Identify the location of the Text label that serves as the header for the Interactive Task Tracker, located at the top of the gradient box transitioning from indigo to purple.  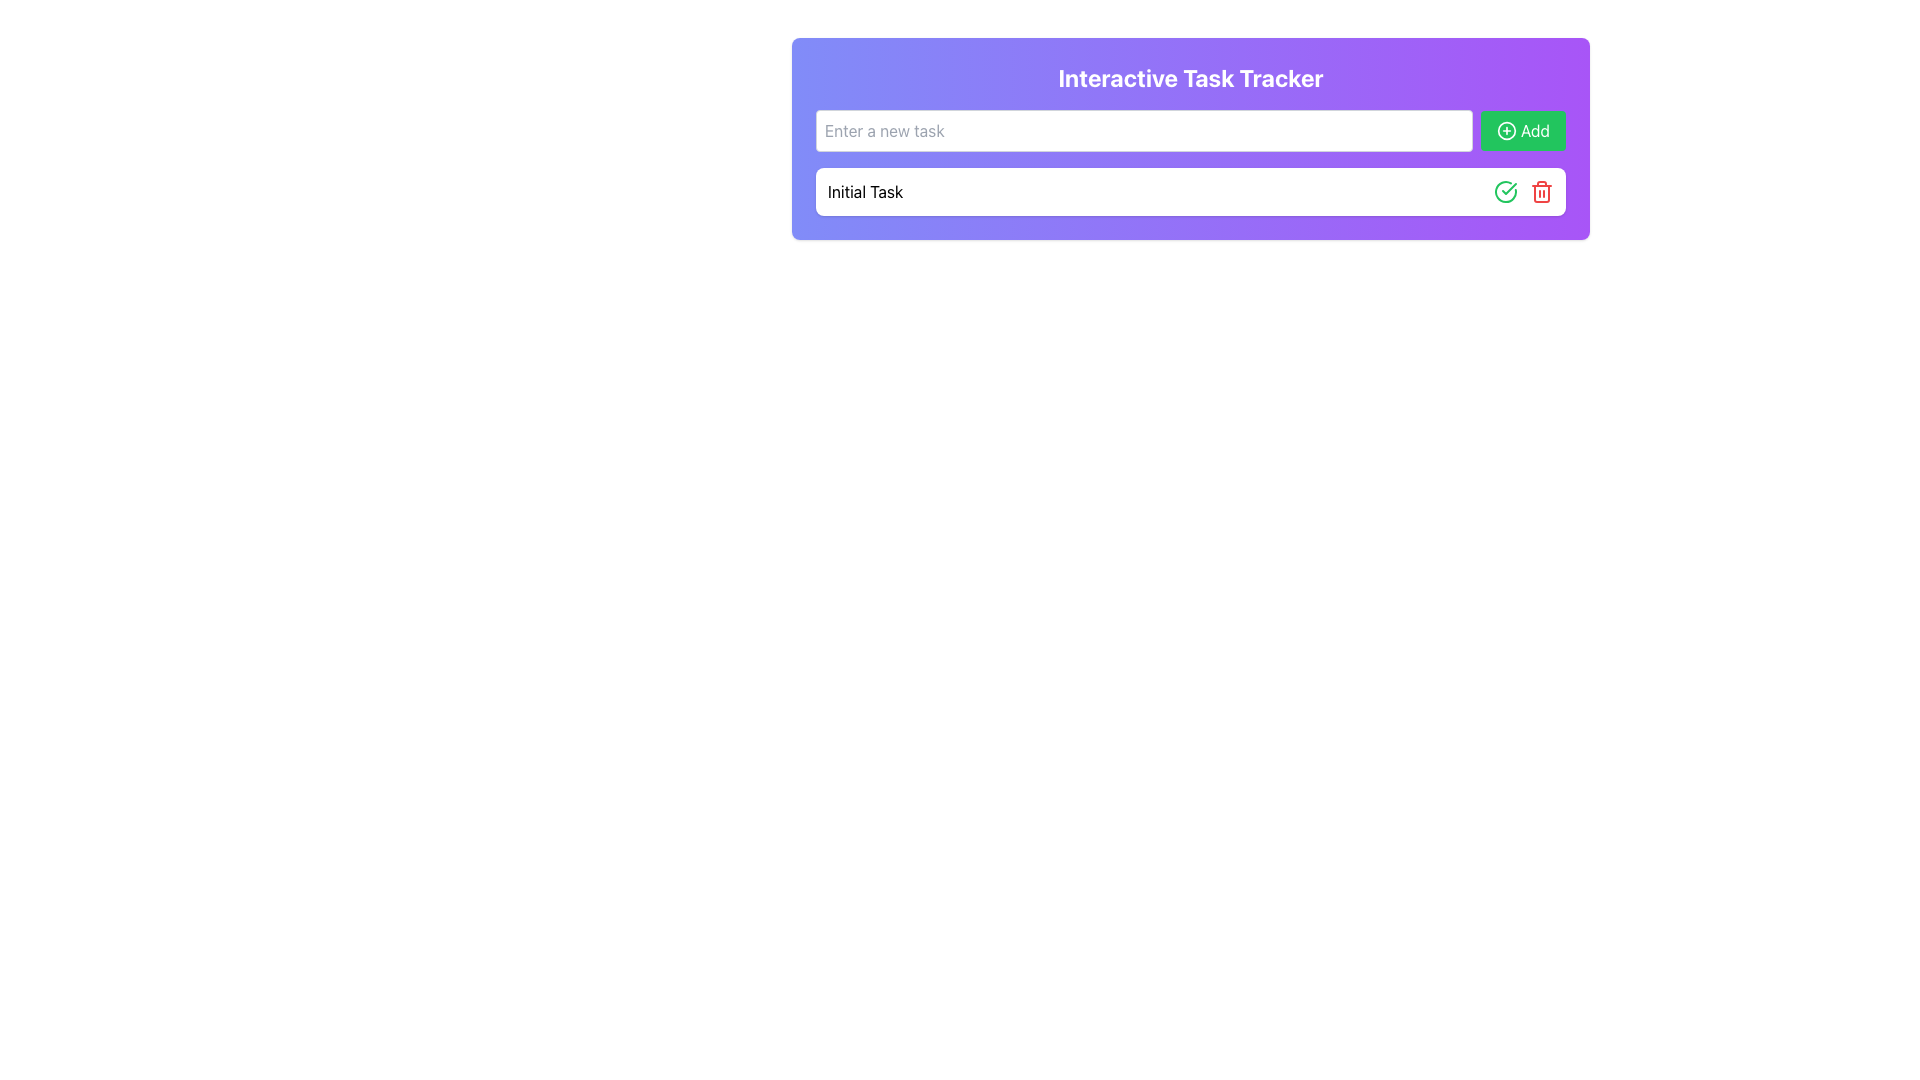
(1190, 76).